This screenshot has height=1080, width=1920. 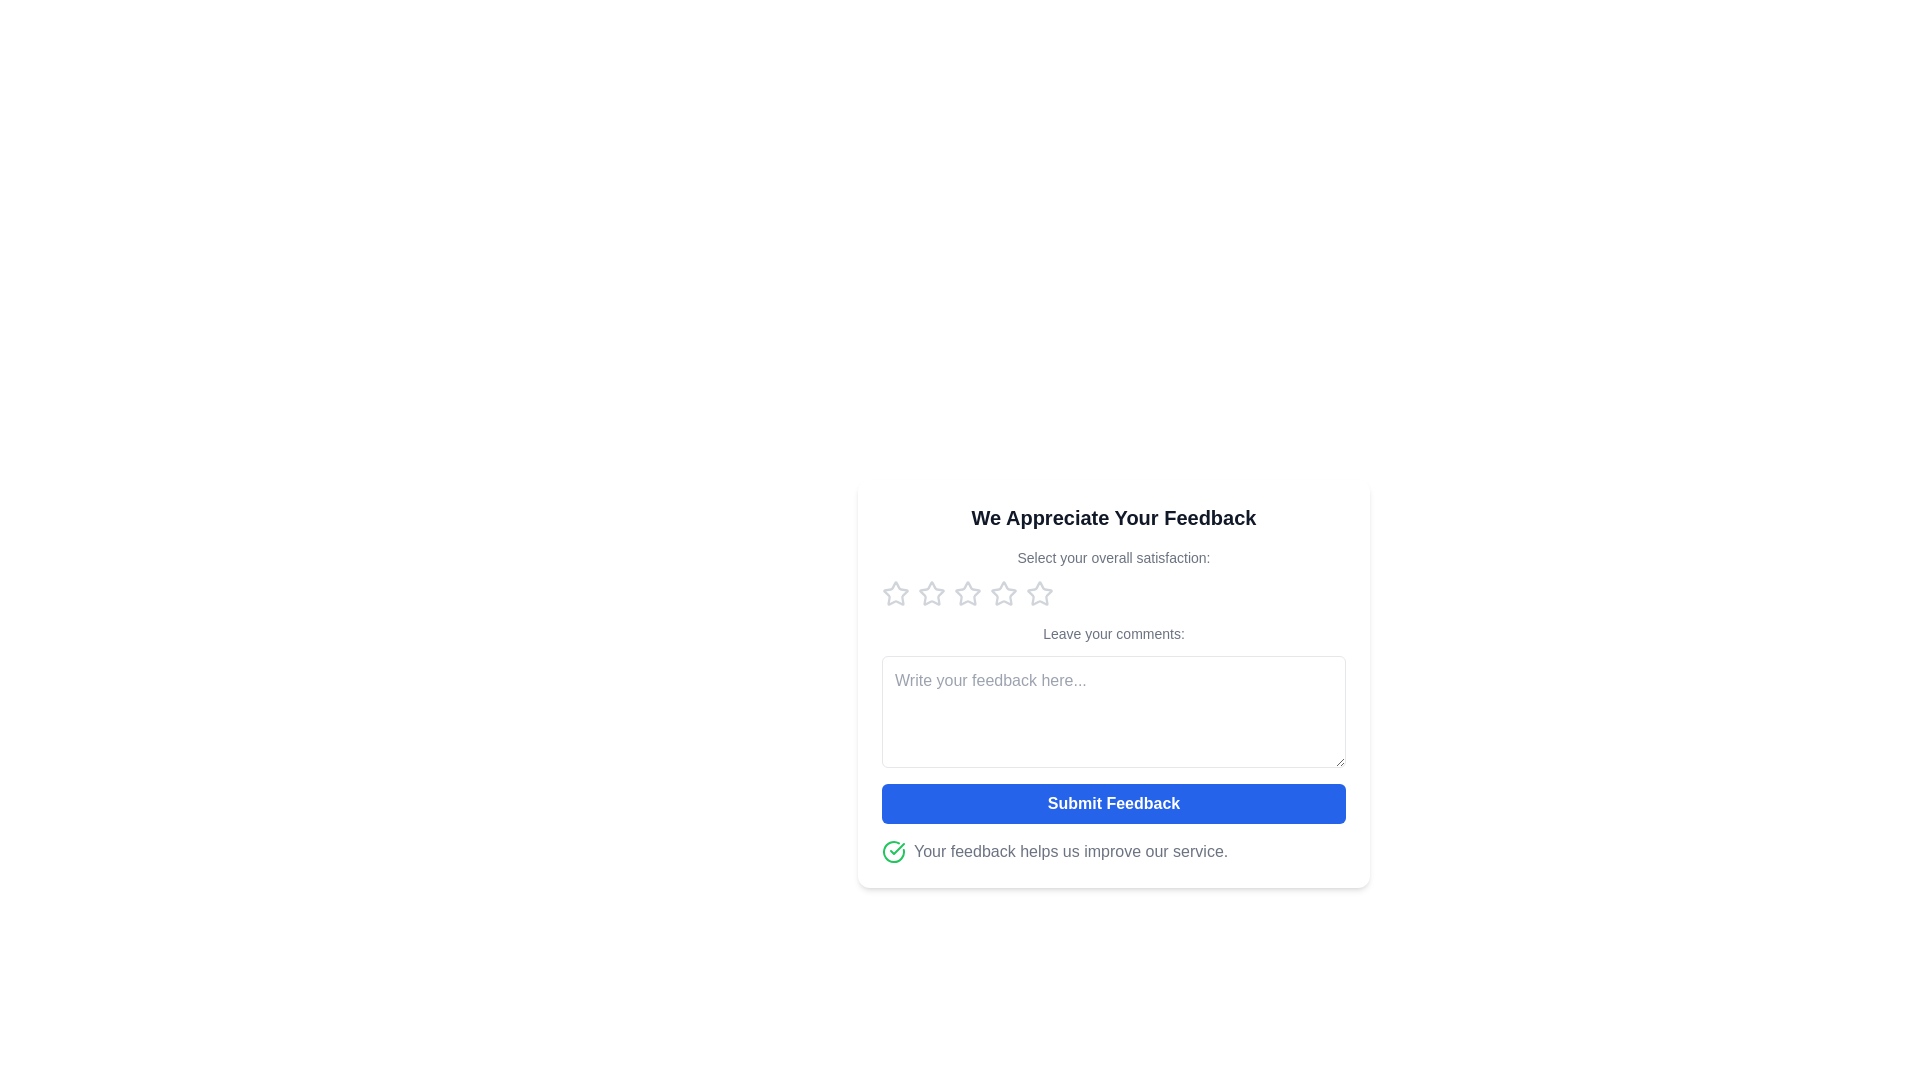 What do you see at coordinates (1003, 592) in the screenshot?
I see `the third star-shaped icon in the feedback form` at bounding box center [1003, 592].